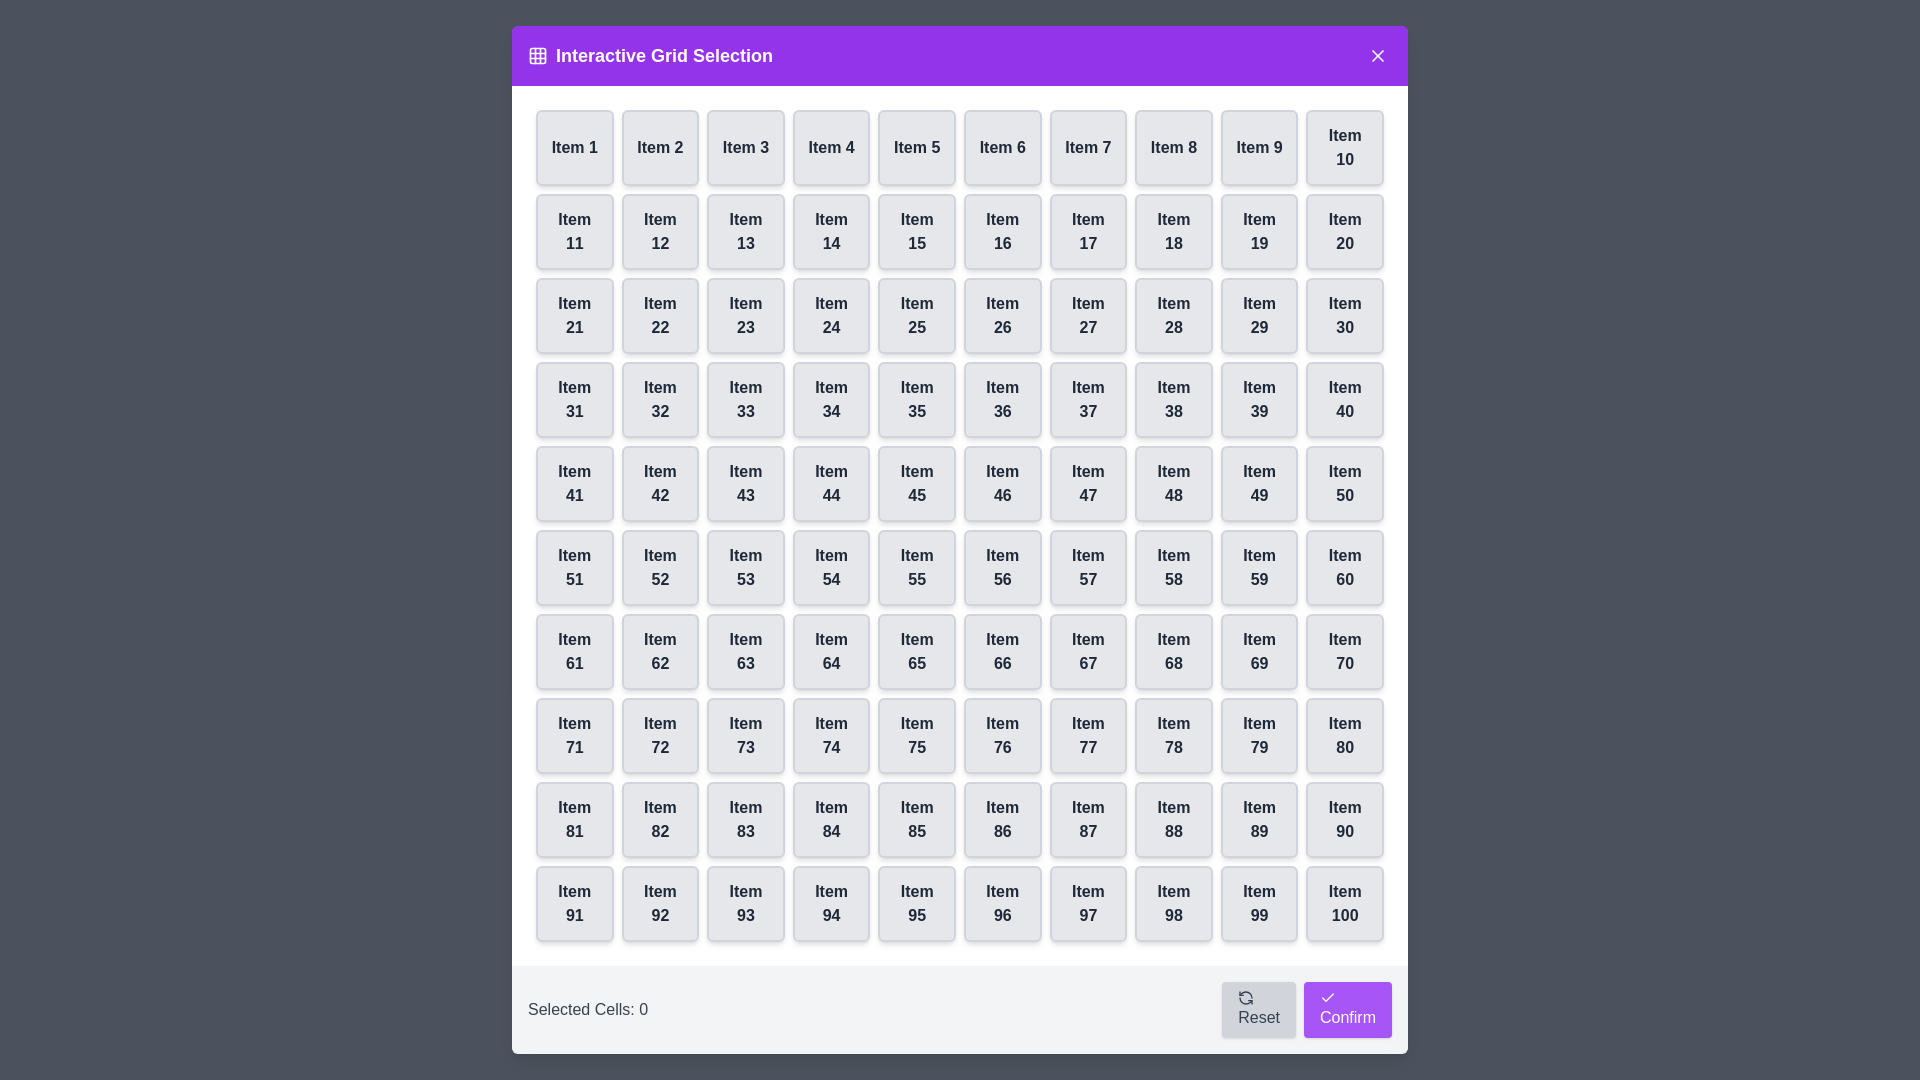  Describe the element at coordinates (1257, 1010) in the screenshot. I see `reset button to reset all selections` at that location.